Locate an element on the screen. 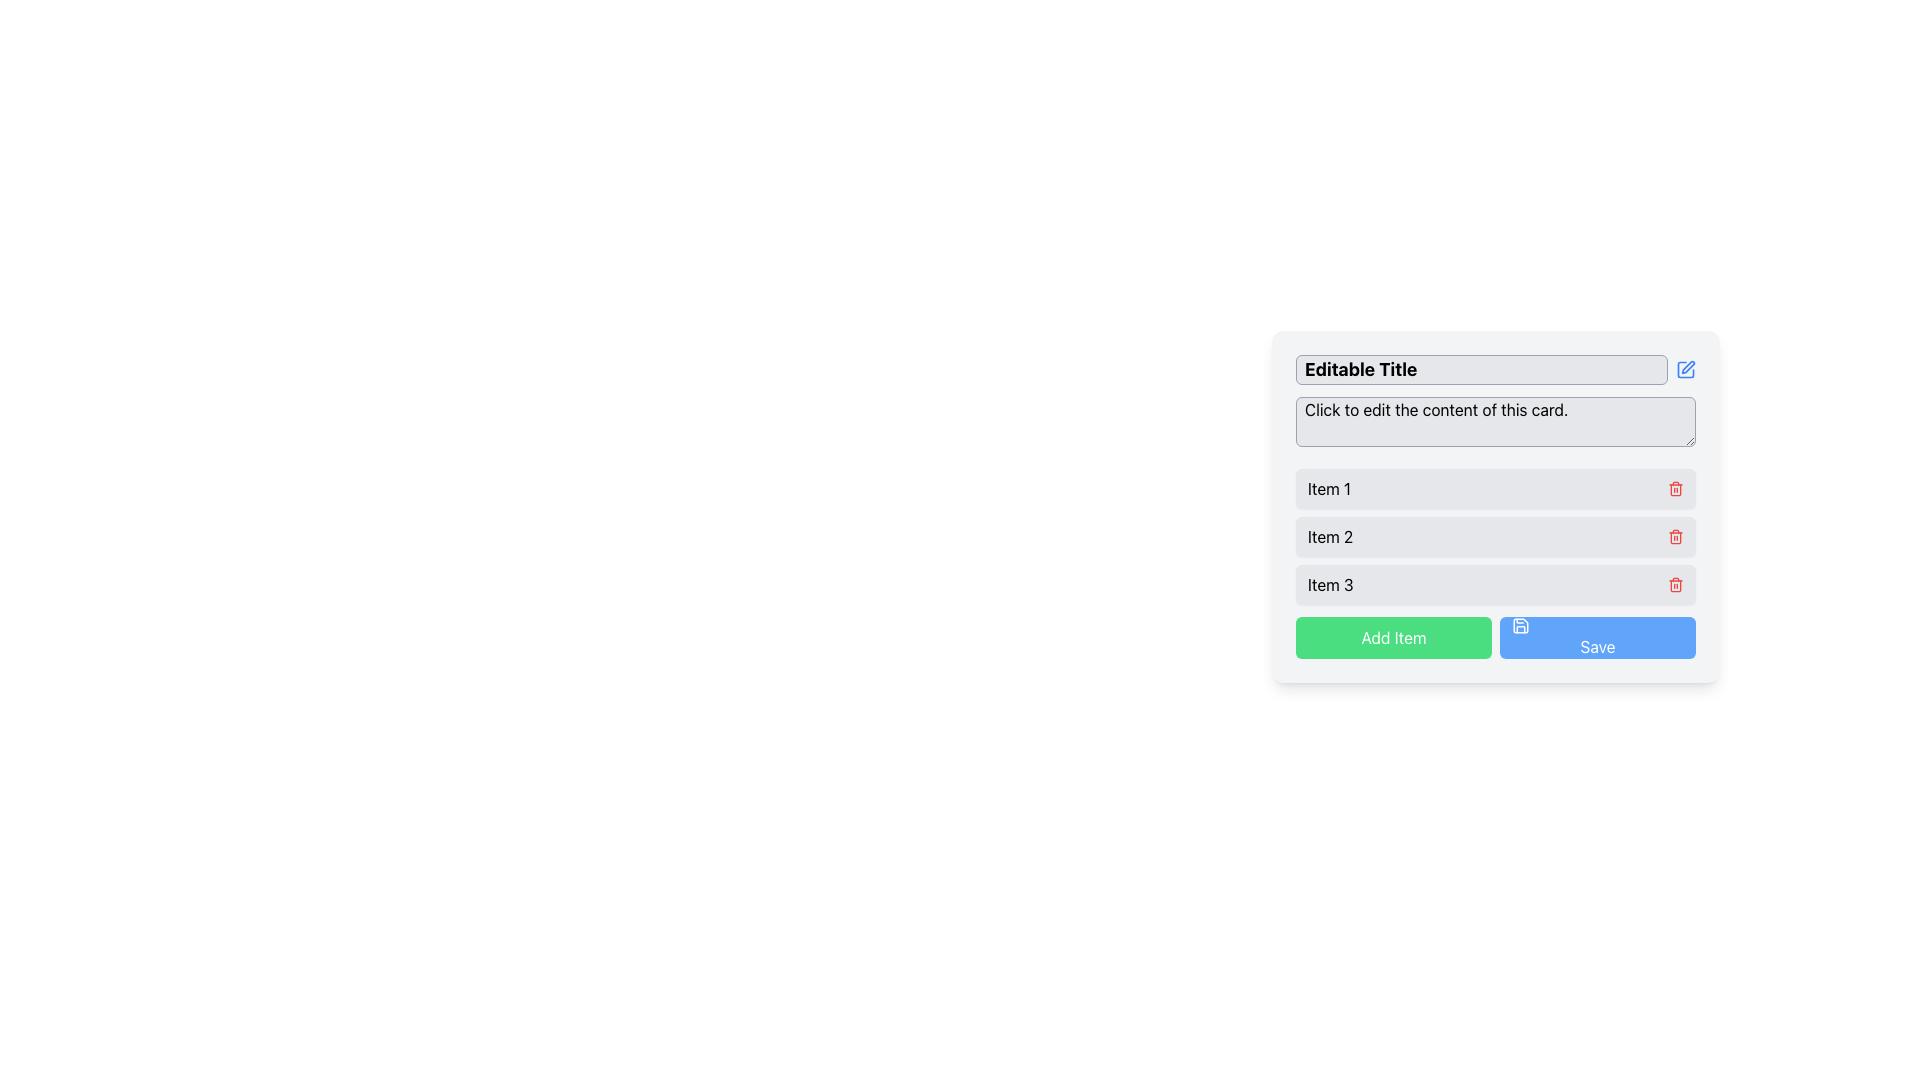  the text input field located below the 'Editable Title' section to focus on it for text input is located at coordinates (1496, 423).